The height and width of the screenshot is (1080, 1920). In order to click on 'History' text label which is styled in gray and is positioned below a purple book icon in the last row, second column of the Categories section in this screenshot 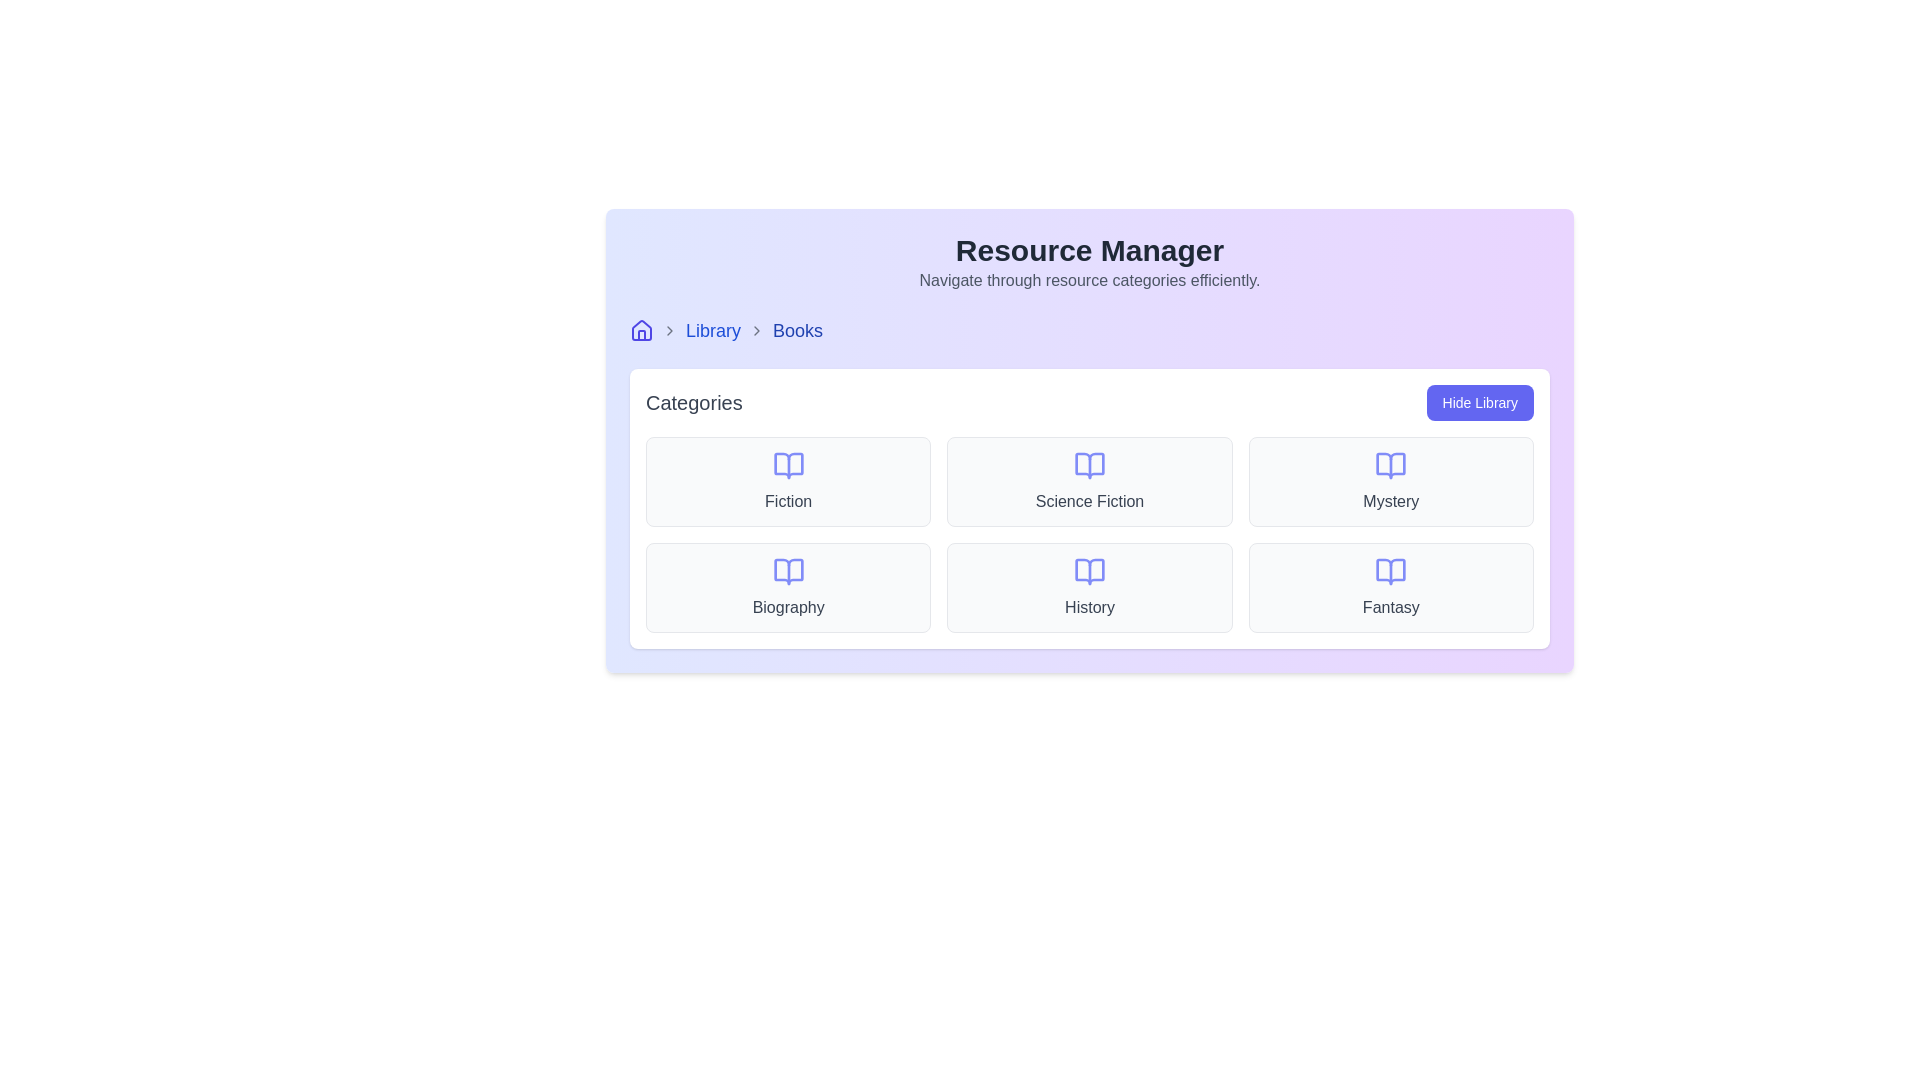, I will do `click(1088, 606)`.